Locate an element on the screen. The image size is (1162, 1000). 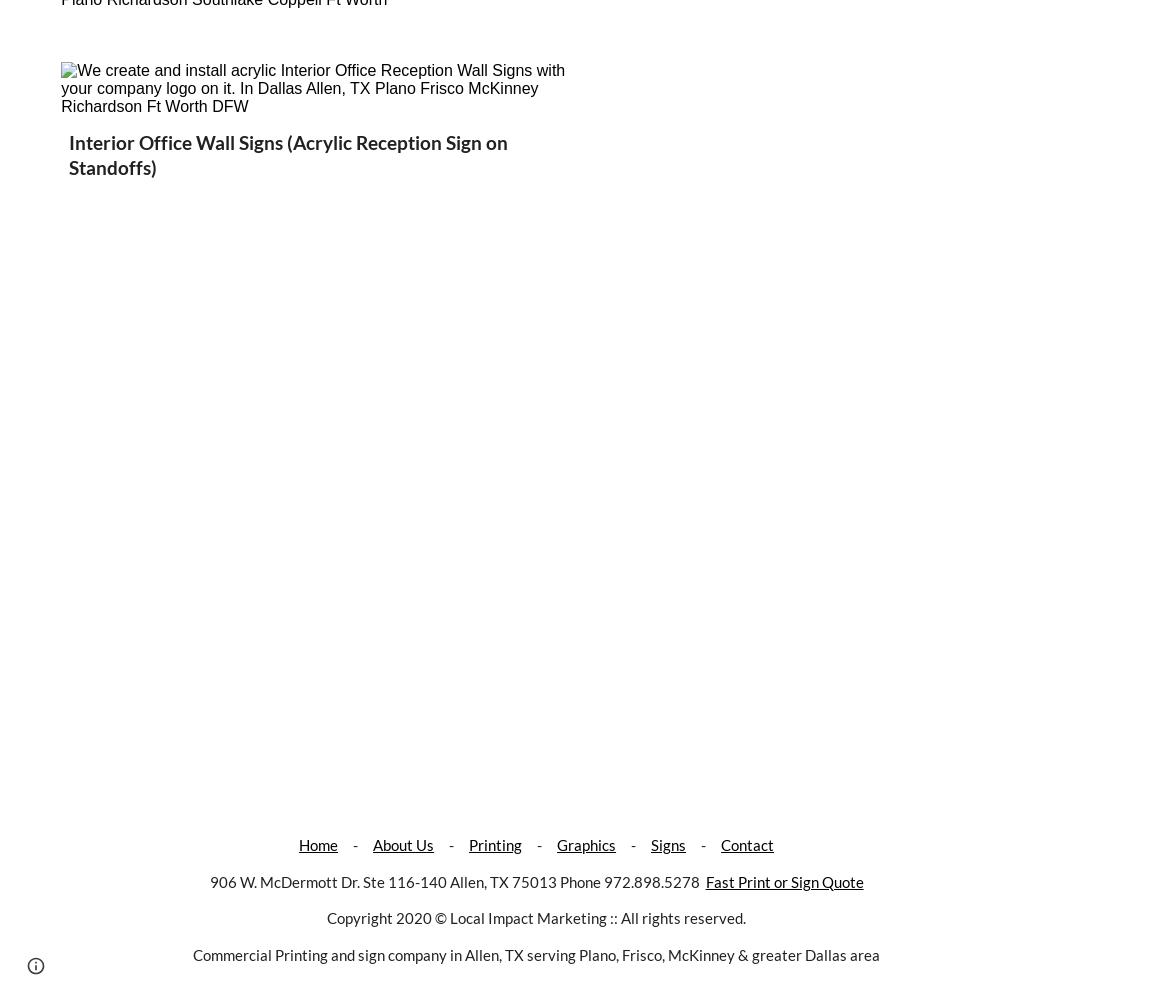
'Contact' is located at coordinates (720, 844).